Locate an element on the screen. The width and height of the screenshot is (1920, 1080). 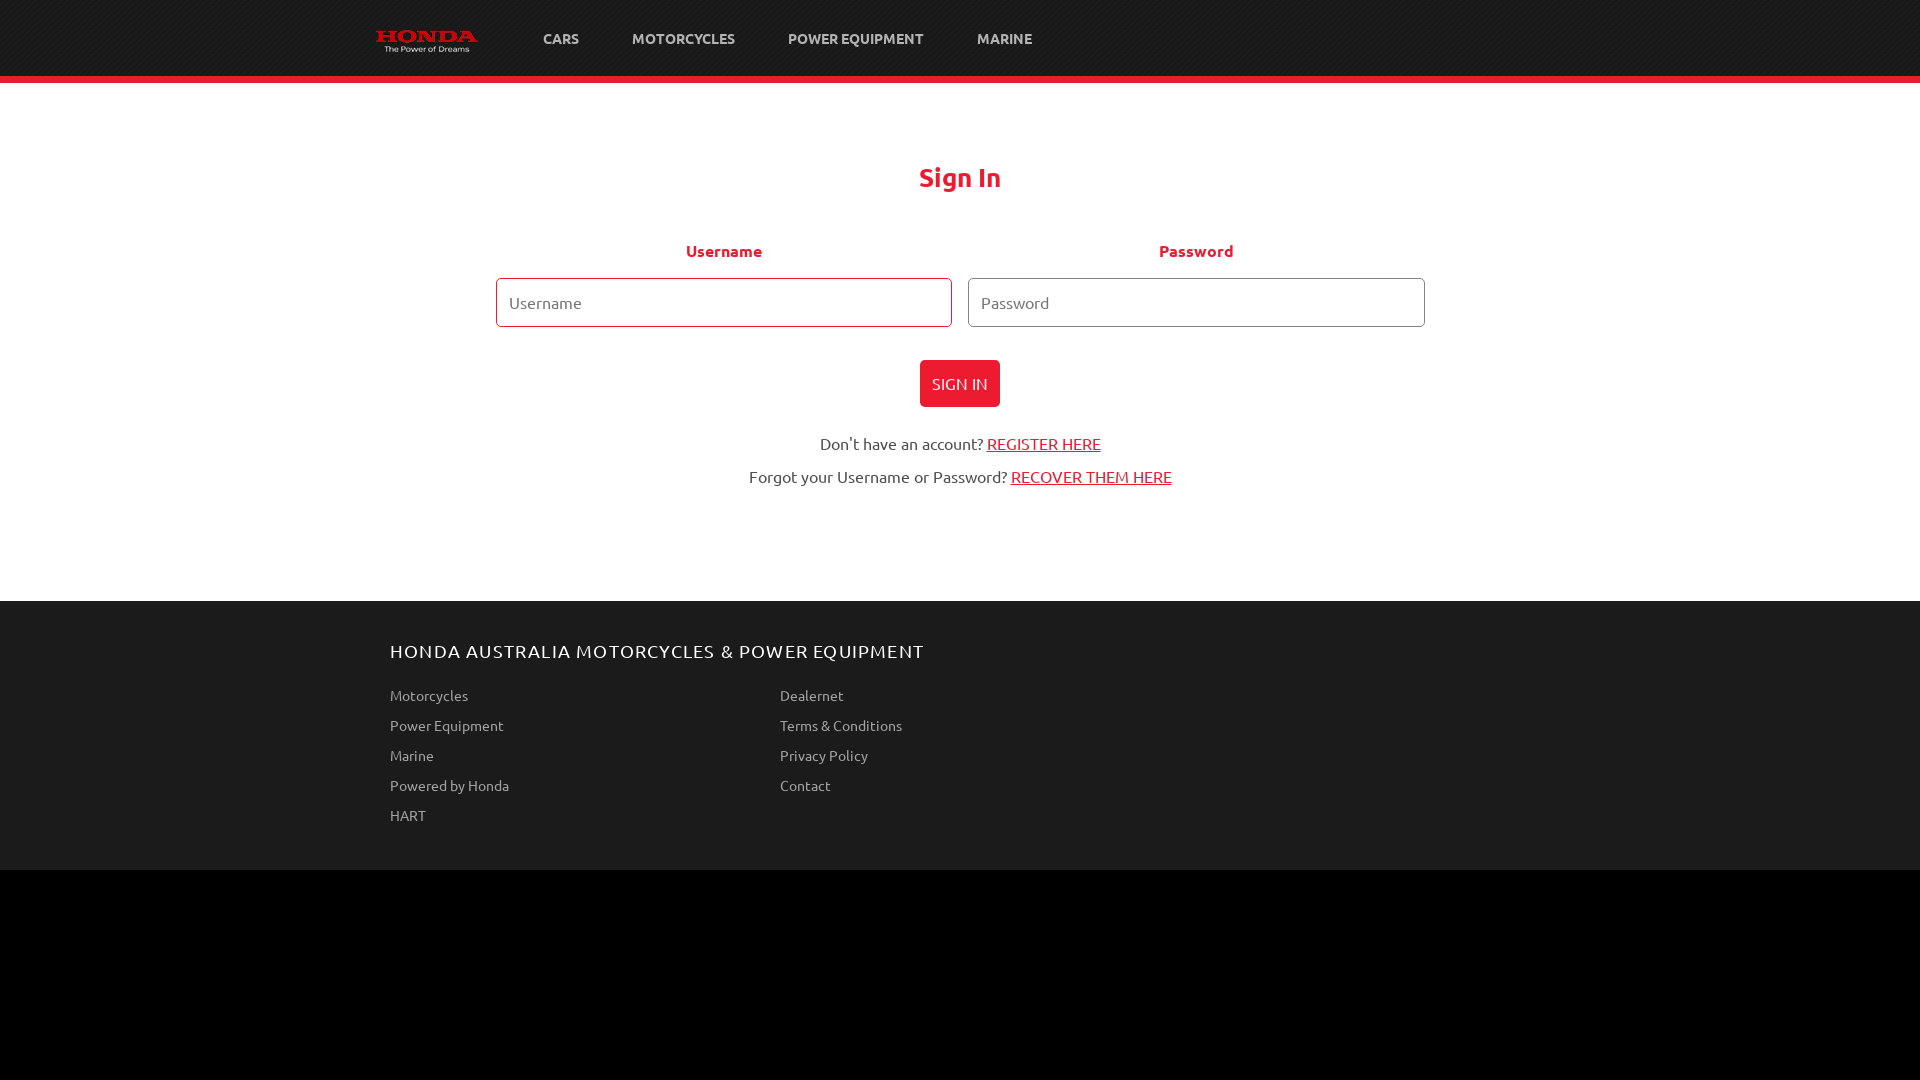
'RECOVER THEM HERE' is located at coordinates (1089, 475).